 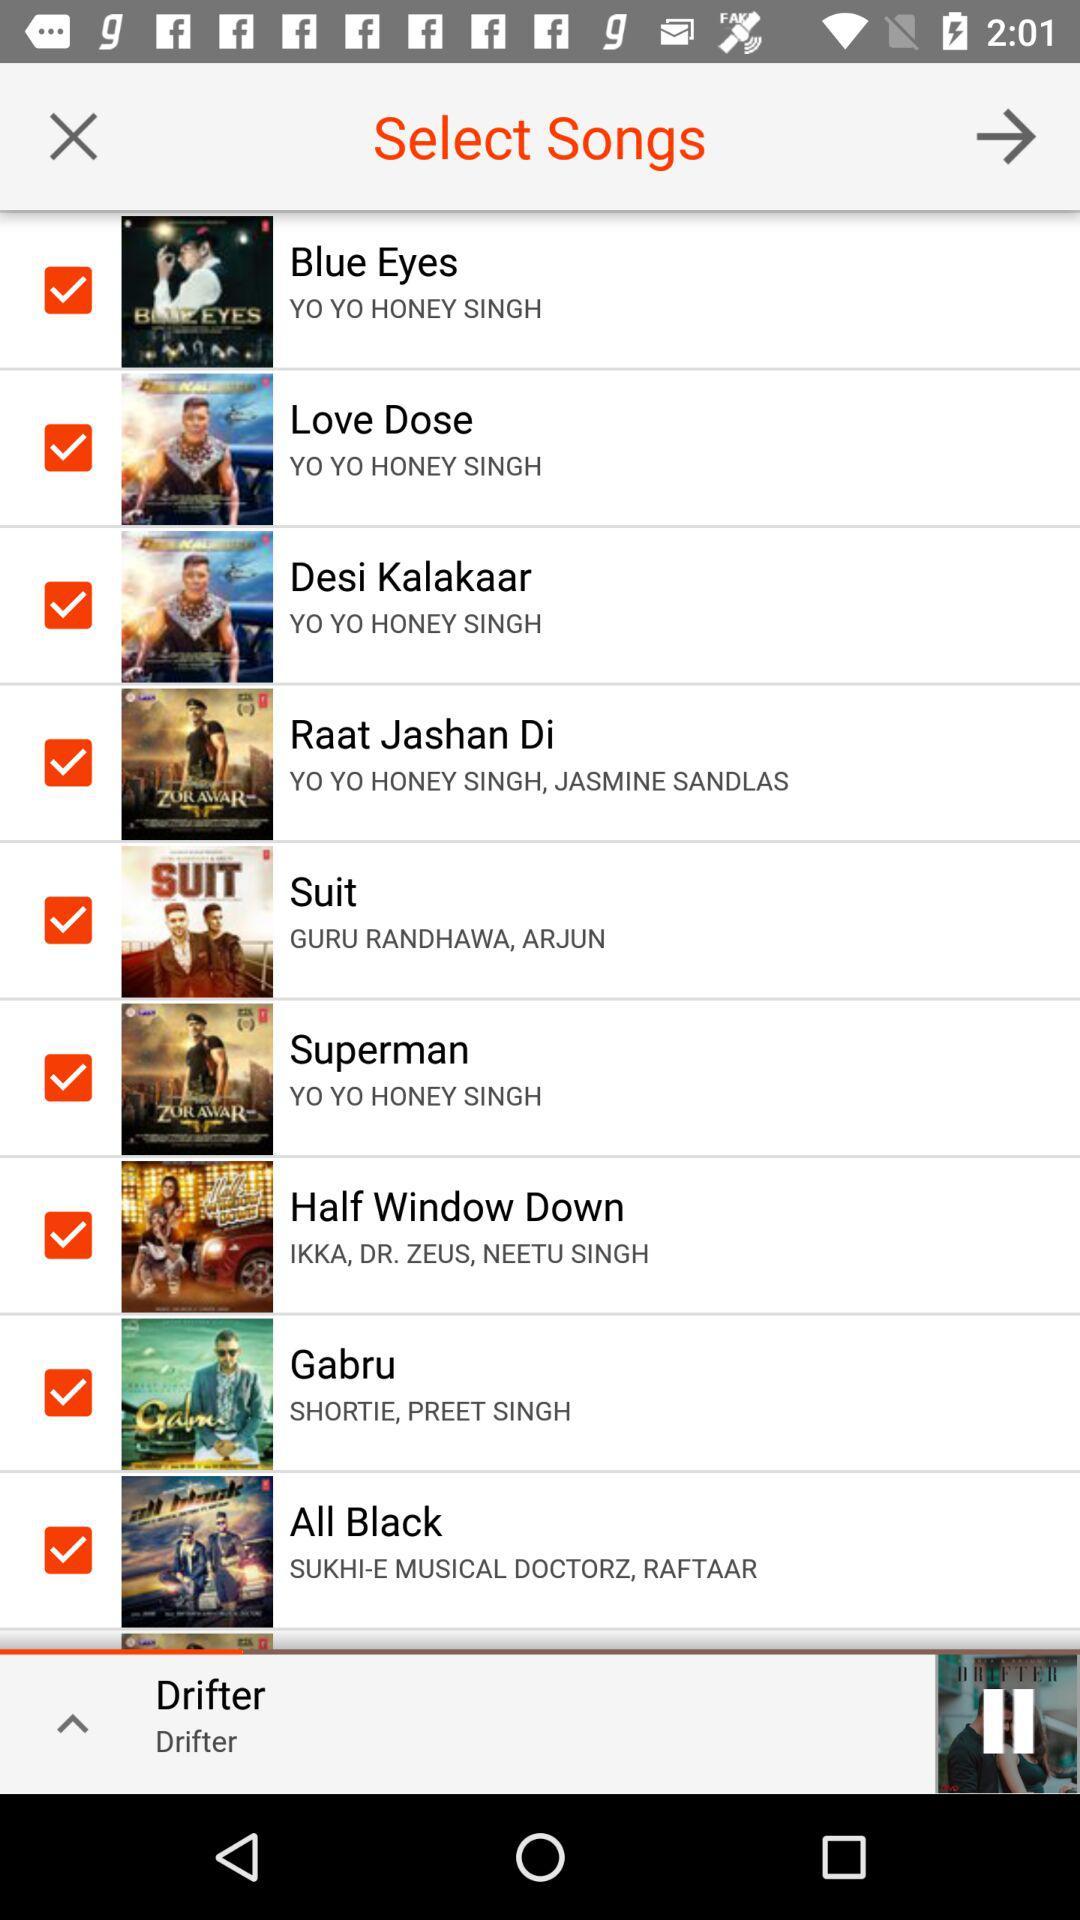 What do you see at coordinates (1007, 1720) in the screenshot?
I see `pauses the current song` at bounding box center [1007, 1720].